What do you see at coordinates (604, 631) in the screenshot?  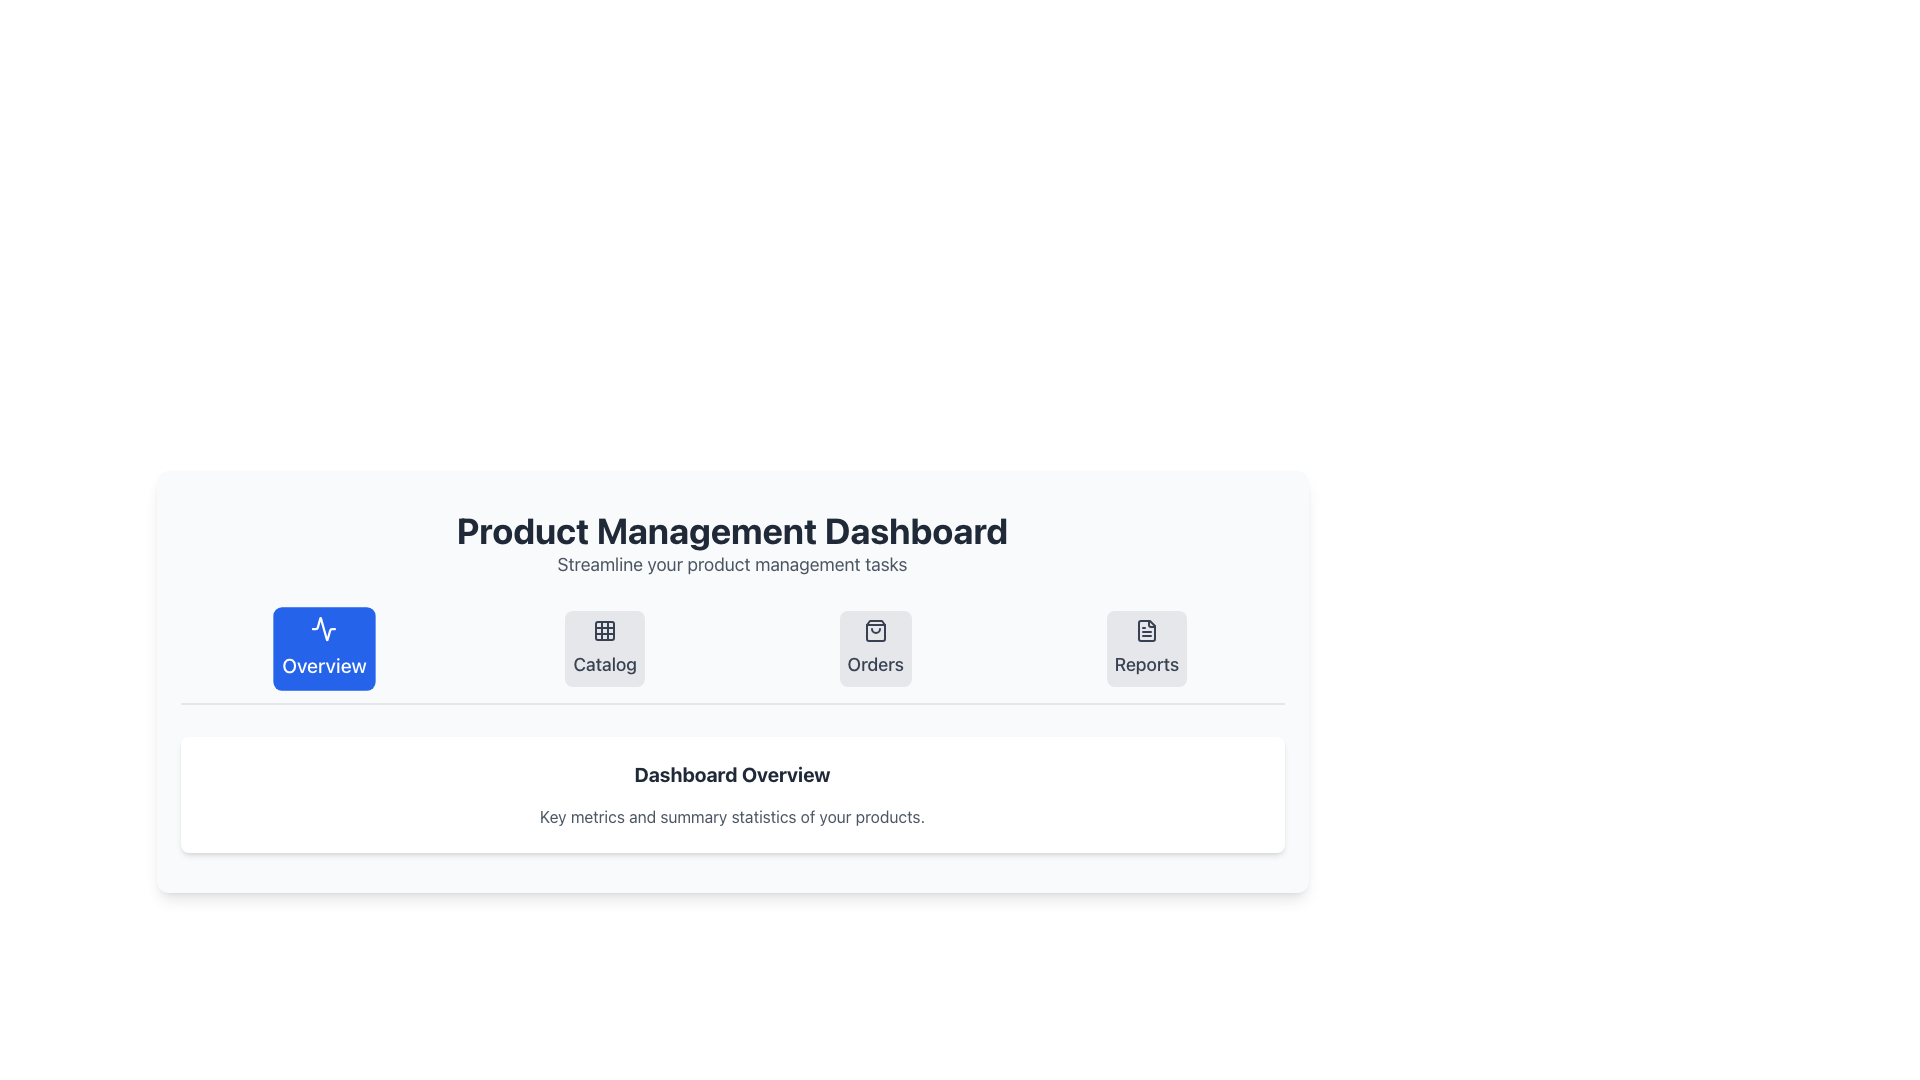 I see `the 'Catalog' navigation icon, which is the second element in the row of navigation options under the 'Product Management Dashboard' title` at bounding box center [604, 631].